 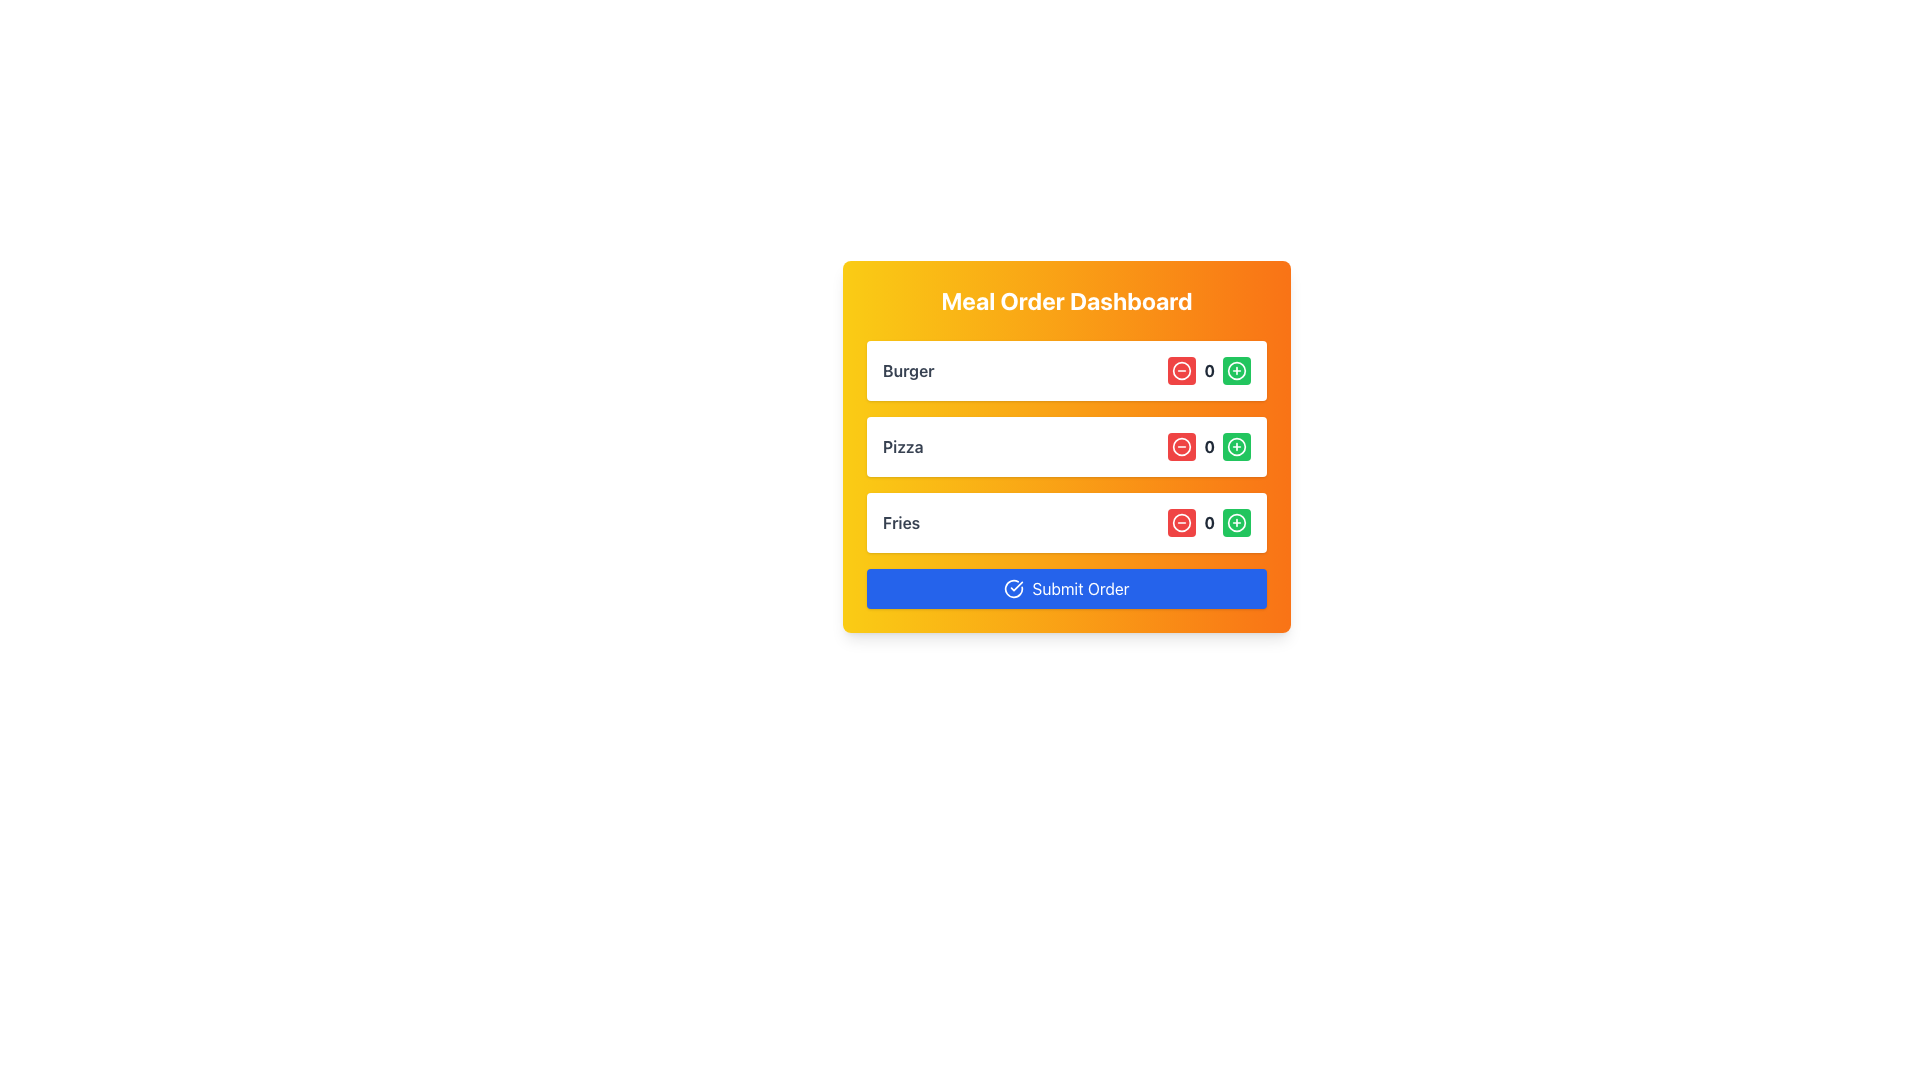 What do you see at coordinates (1182, 370) in the screenshot?
I see `the red button with a minus icon, located between the 'Burger' text input field and the green plus button` at bounding box center [1182, 370].